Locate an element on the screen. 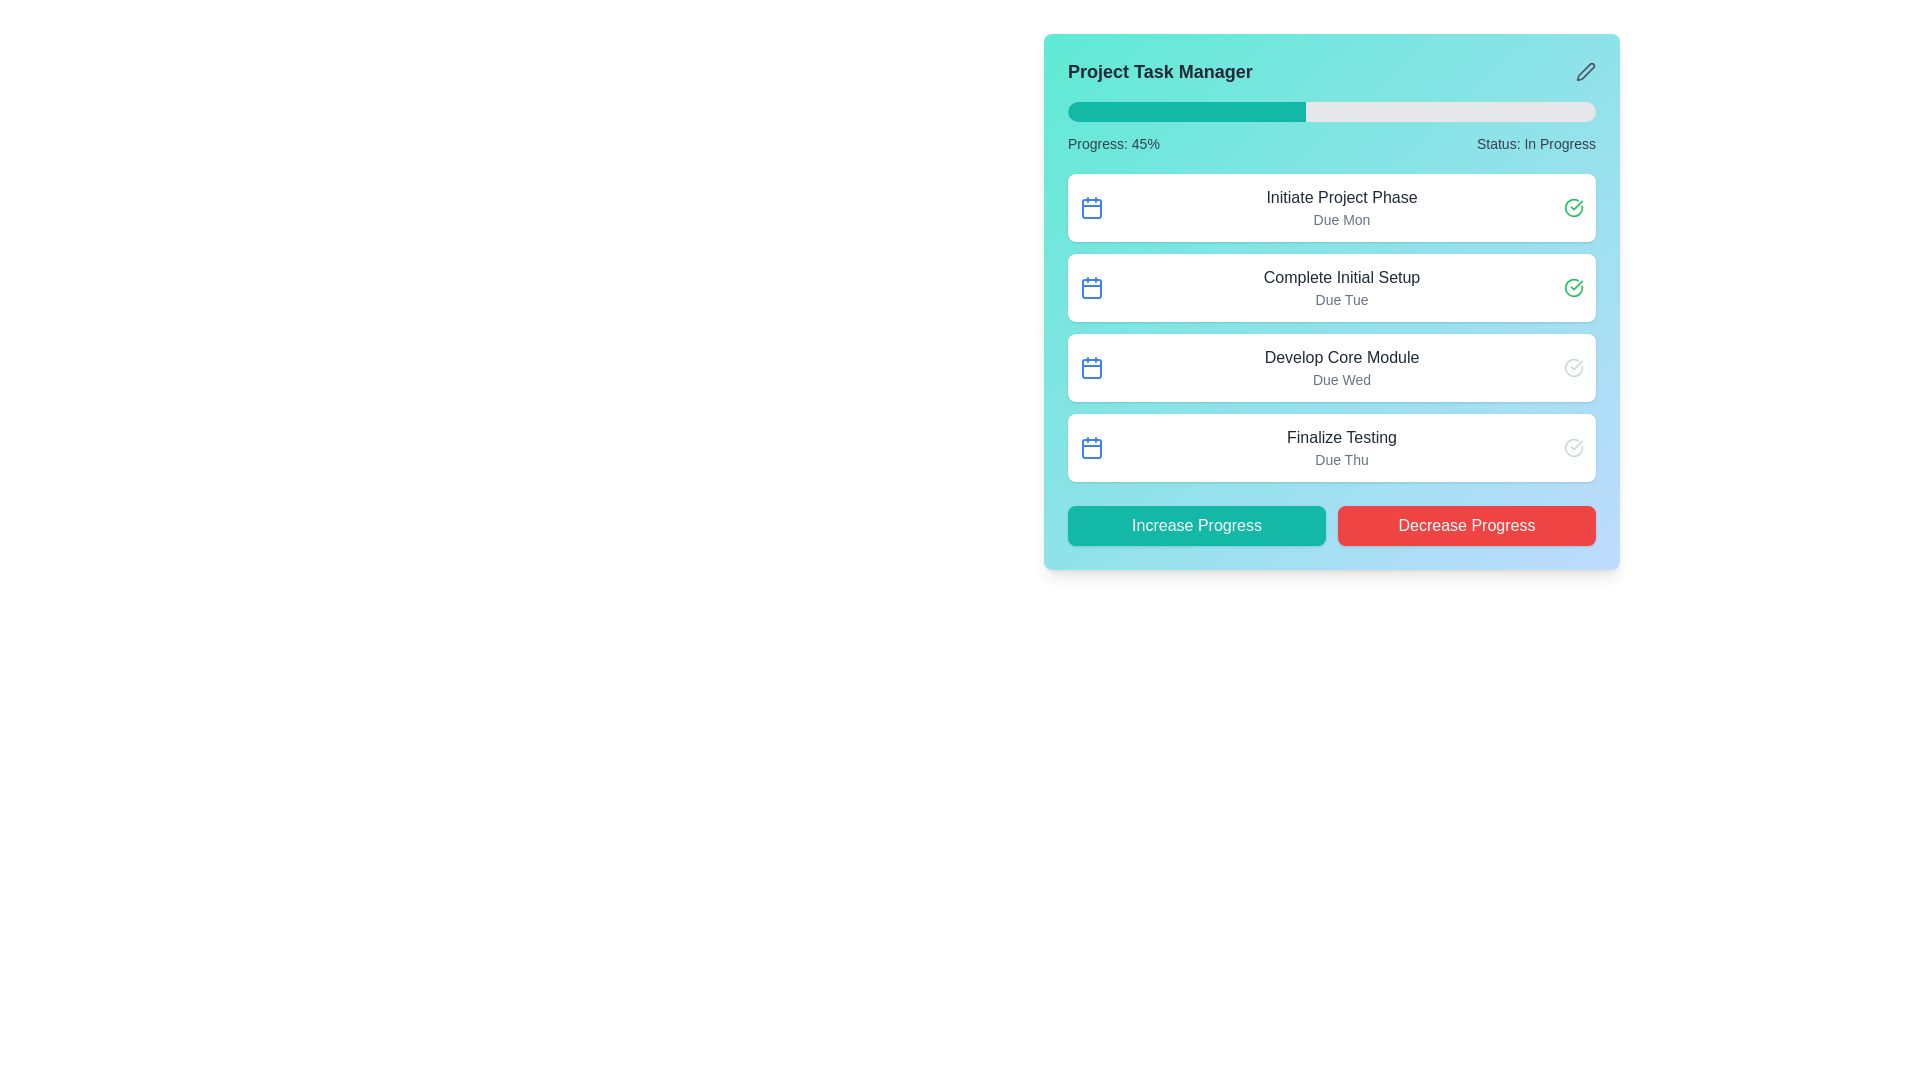 The width and height of the screenshot is (1920, 1080). the completion status indicator icon located at the far right of the 'Complete Initial Setup' task in the task list area is located at coordinates (1573, 288).